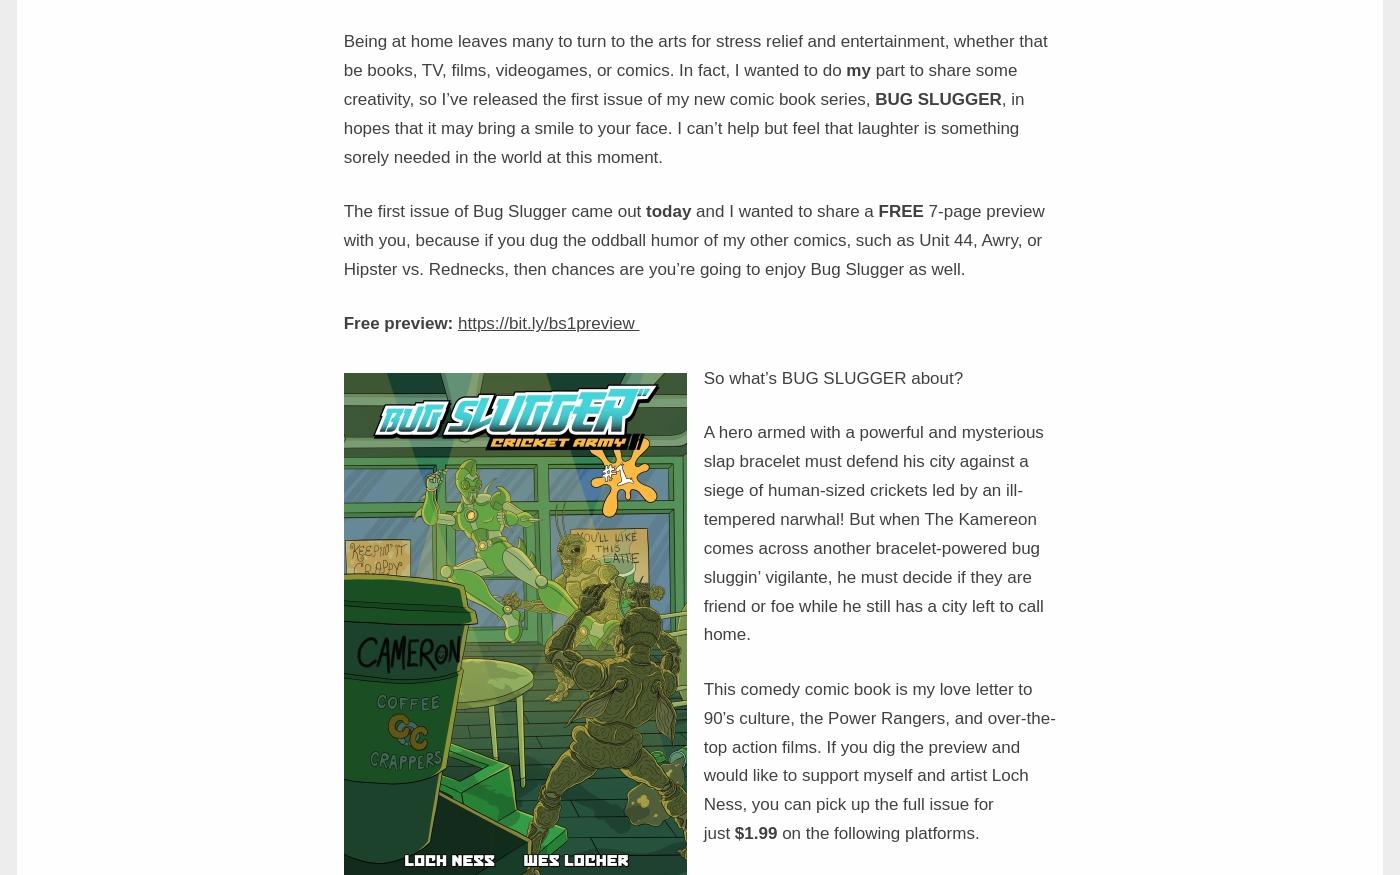 The image size is (1400, 875). Describe the element at coordinates (683, 127) in the screenshot. I see `', in hopes that it may bring a smile to your face. I can’t help but feel that laughter is something sorely needed in the world at this moment.'` at that location.